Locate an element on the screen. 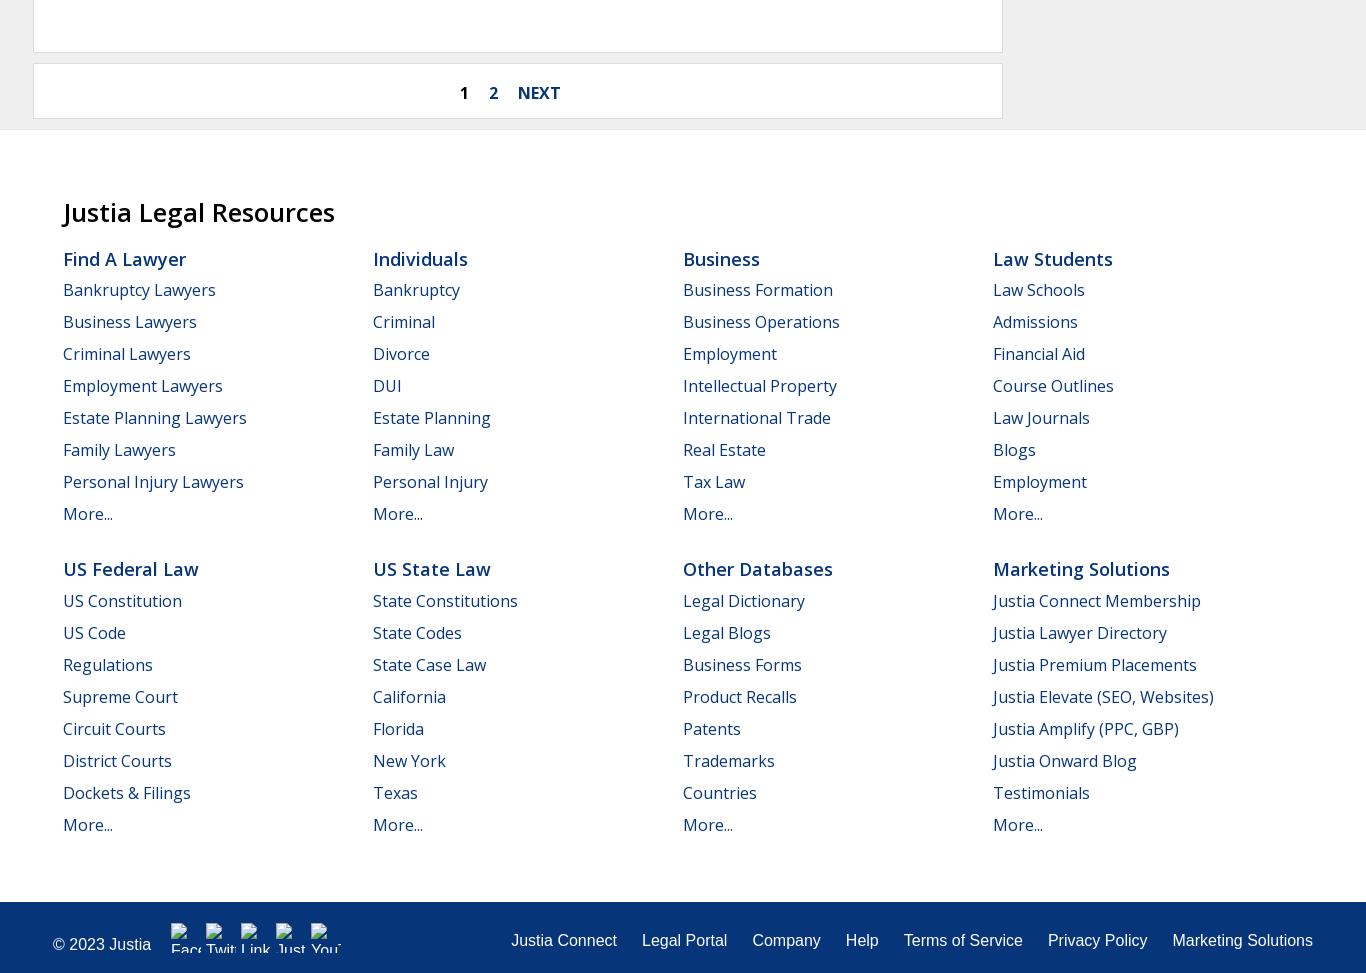 The width and height of the screenshot is (1366, 973). 'Criminal Lawyers' is located at coordinates (62, 352).